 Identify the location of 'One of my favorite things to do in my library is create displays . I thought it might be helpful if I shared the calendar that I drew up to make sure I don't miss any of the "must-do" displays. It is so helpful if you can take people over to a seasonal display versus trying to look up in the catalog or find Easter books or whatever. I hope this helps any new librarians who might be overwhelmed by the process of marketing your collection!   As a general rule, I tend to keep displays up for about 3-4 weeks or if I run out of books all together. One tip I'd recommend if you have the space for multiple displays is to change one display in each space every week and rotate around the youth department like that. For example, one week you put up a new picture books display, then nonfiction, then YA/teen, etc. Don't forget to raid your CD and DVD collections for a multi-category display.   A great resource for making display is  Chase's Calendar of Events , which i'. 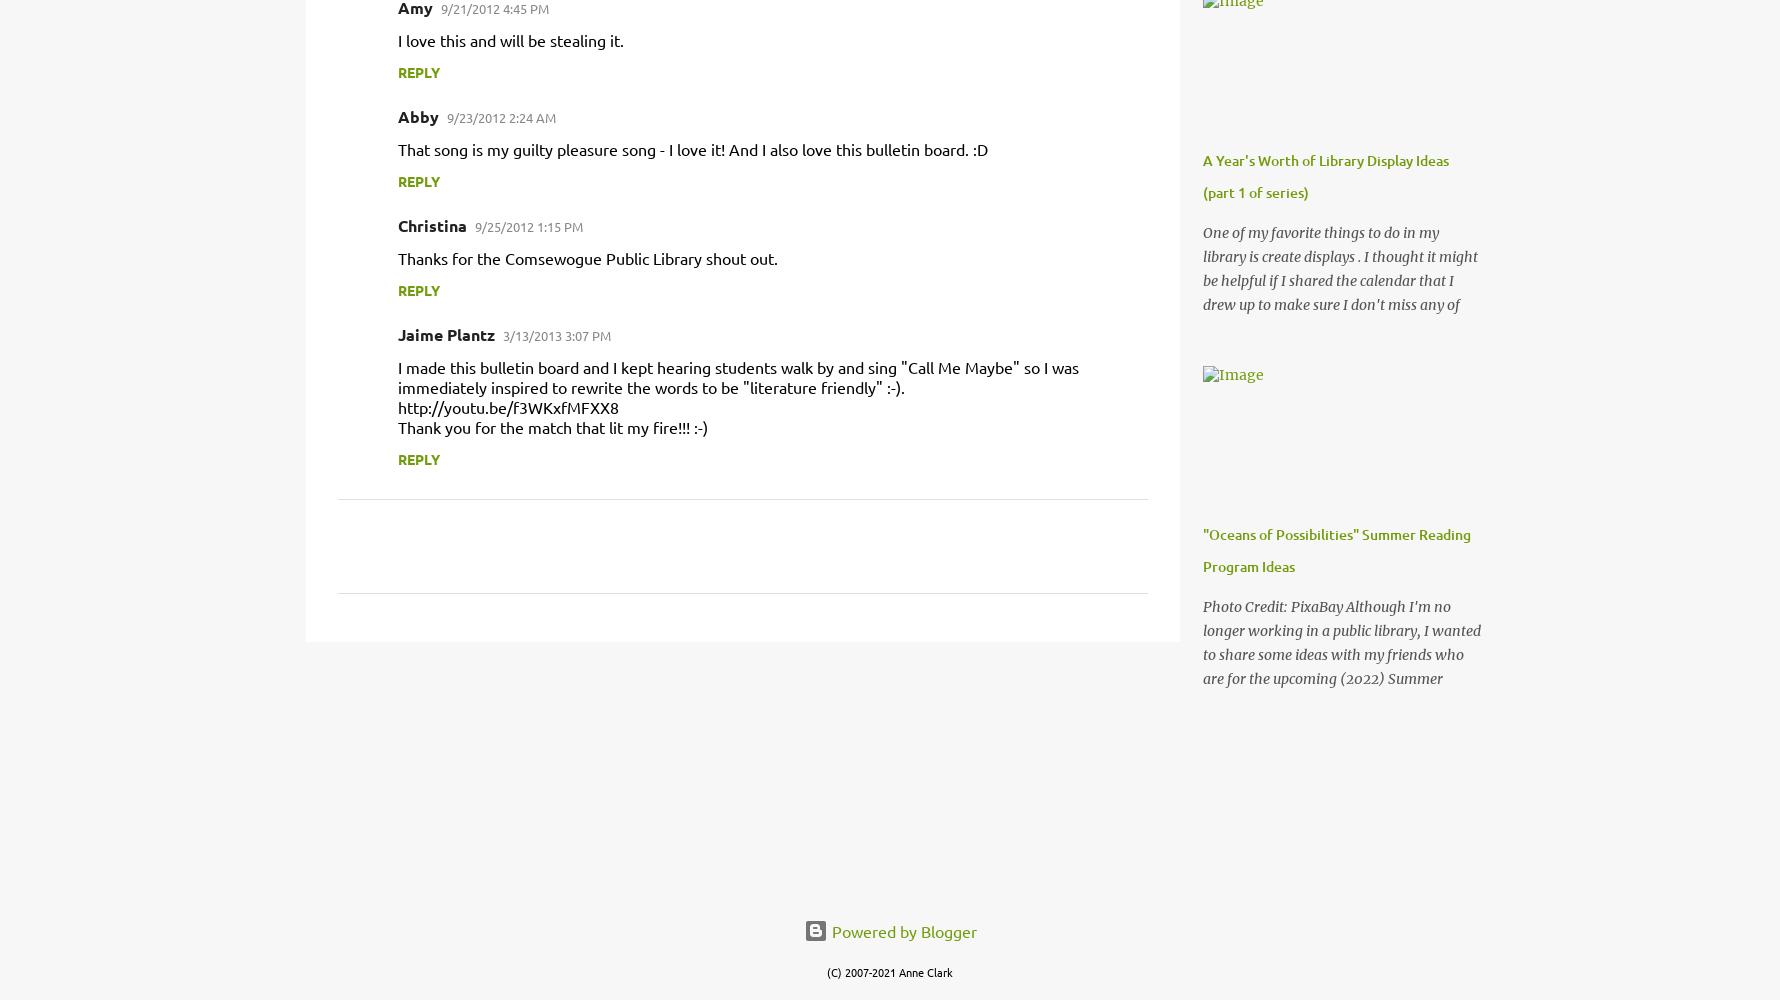
(1202, 496).